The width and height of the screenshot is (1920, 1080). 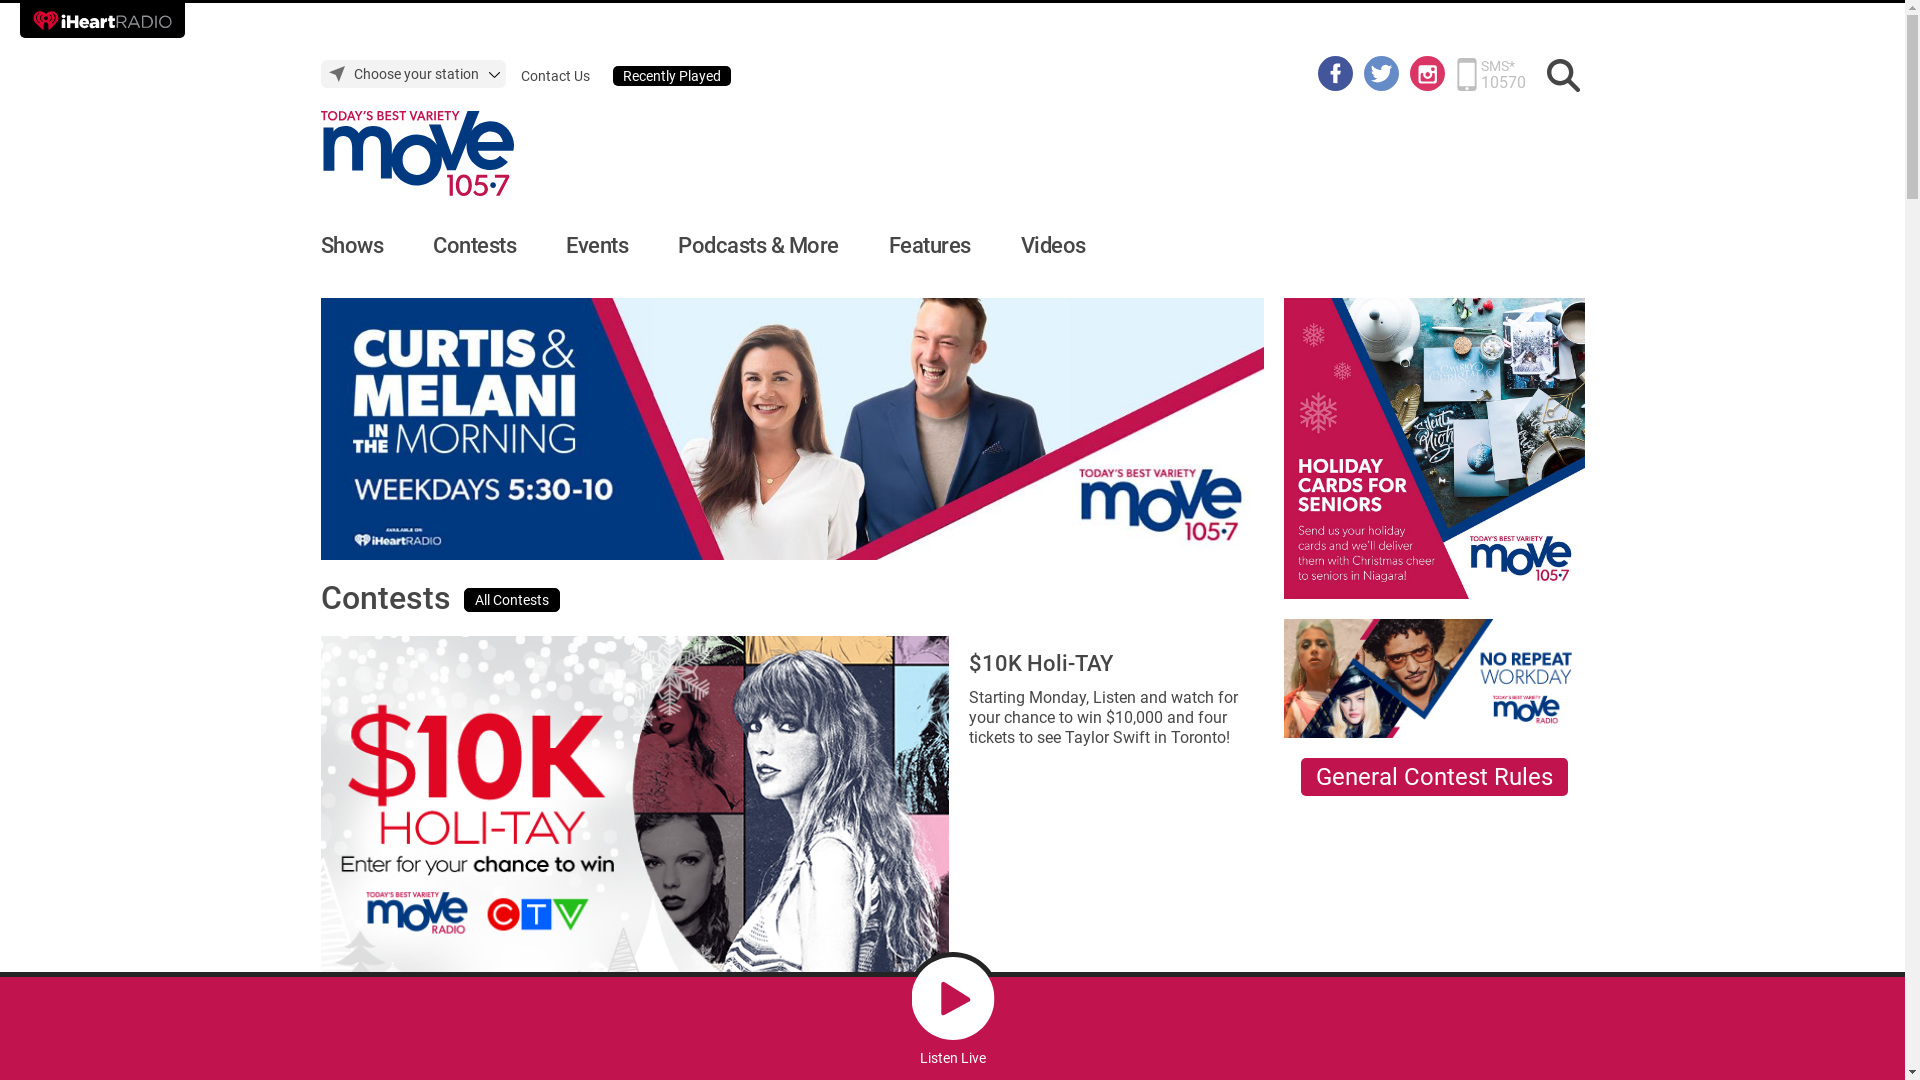 I want to click on 'Contact Us', so click(x=519, y=75).